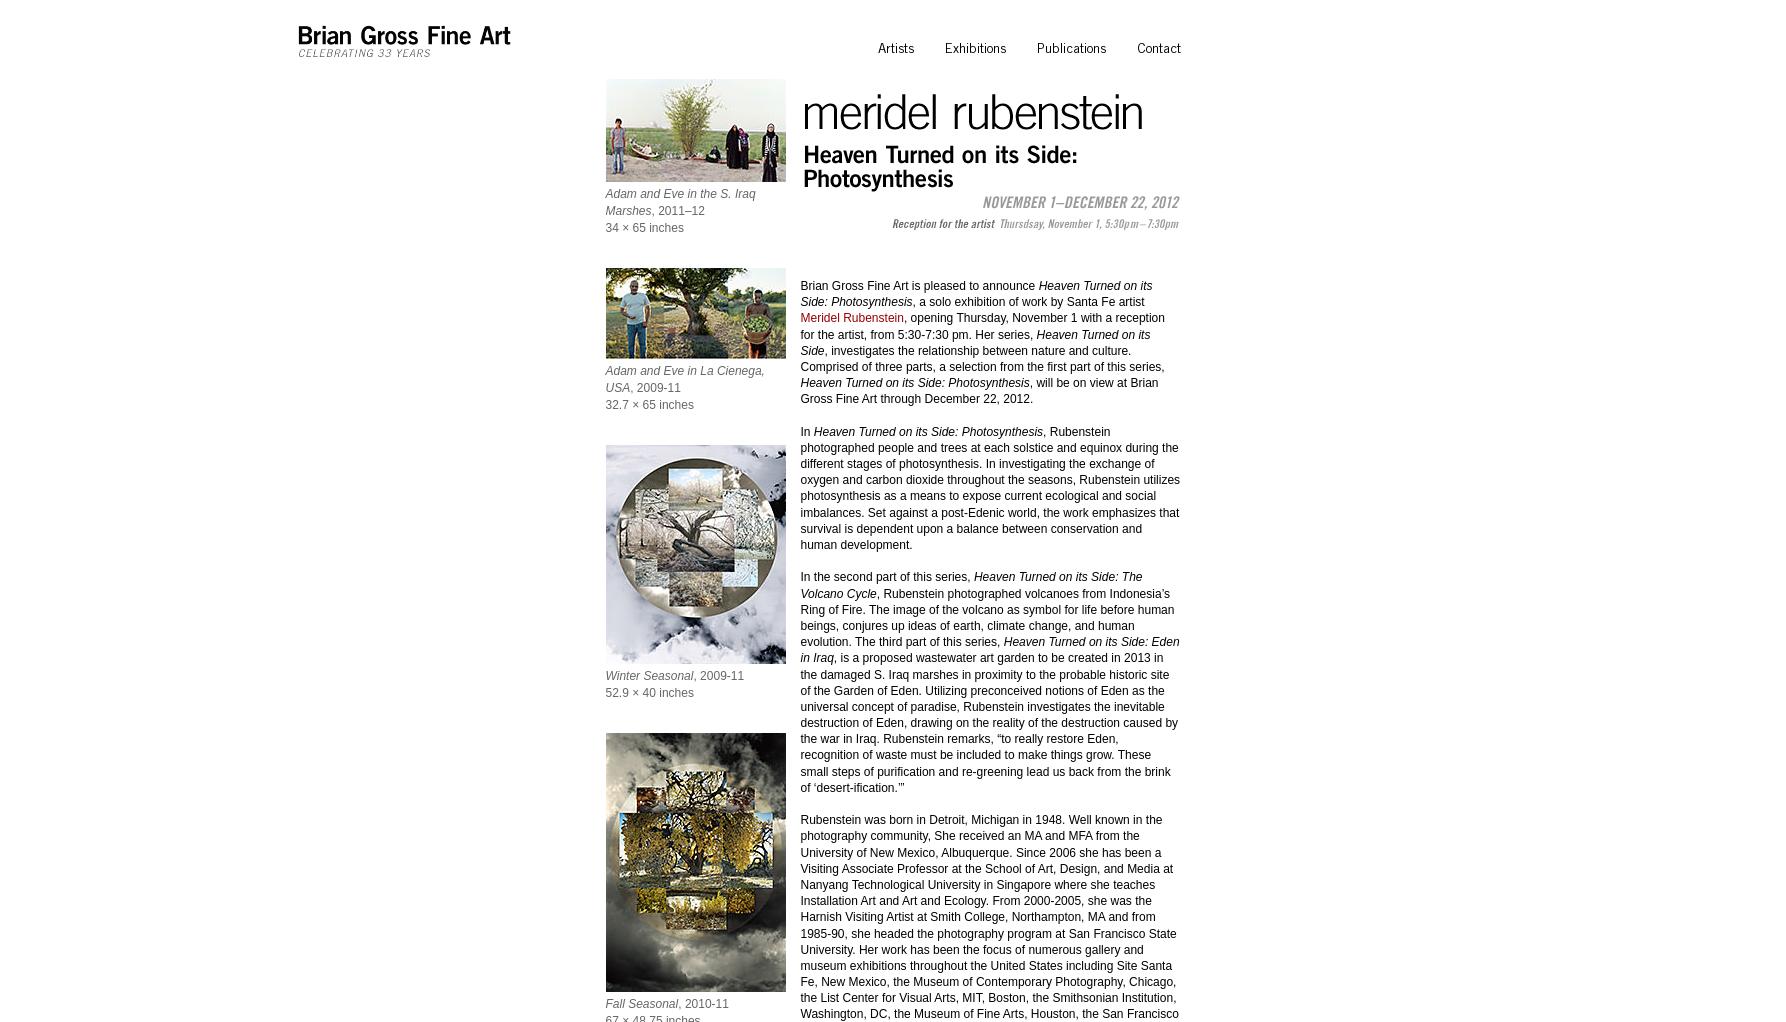  I want to click on 'Winter Seasonal', so click(649, 674).